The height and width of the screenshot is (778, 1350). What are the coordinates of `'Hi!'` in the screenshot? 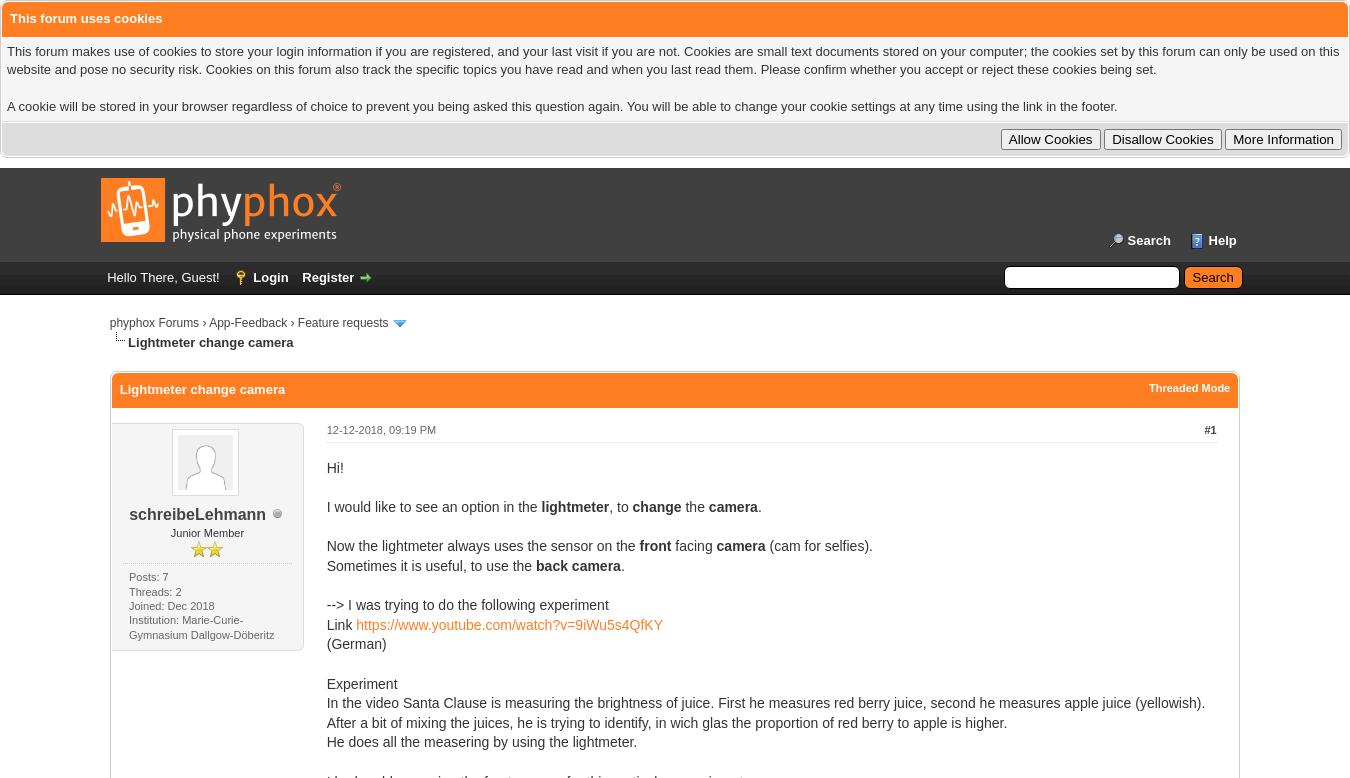 It's located at (333, 466).